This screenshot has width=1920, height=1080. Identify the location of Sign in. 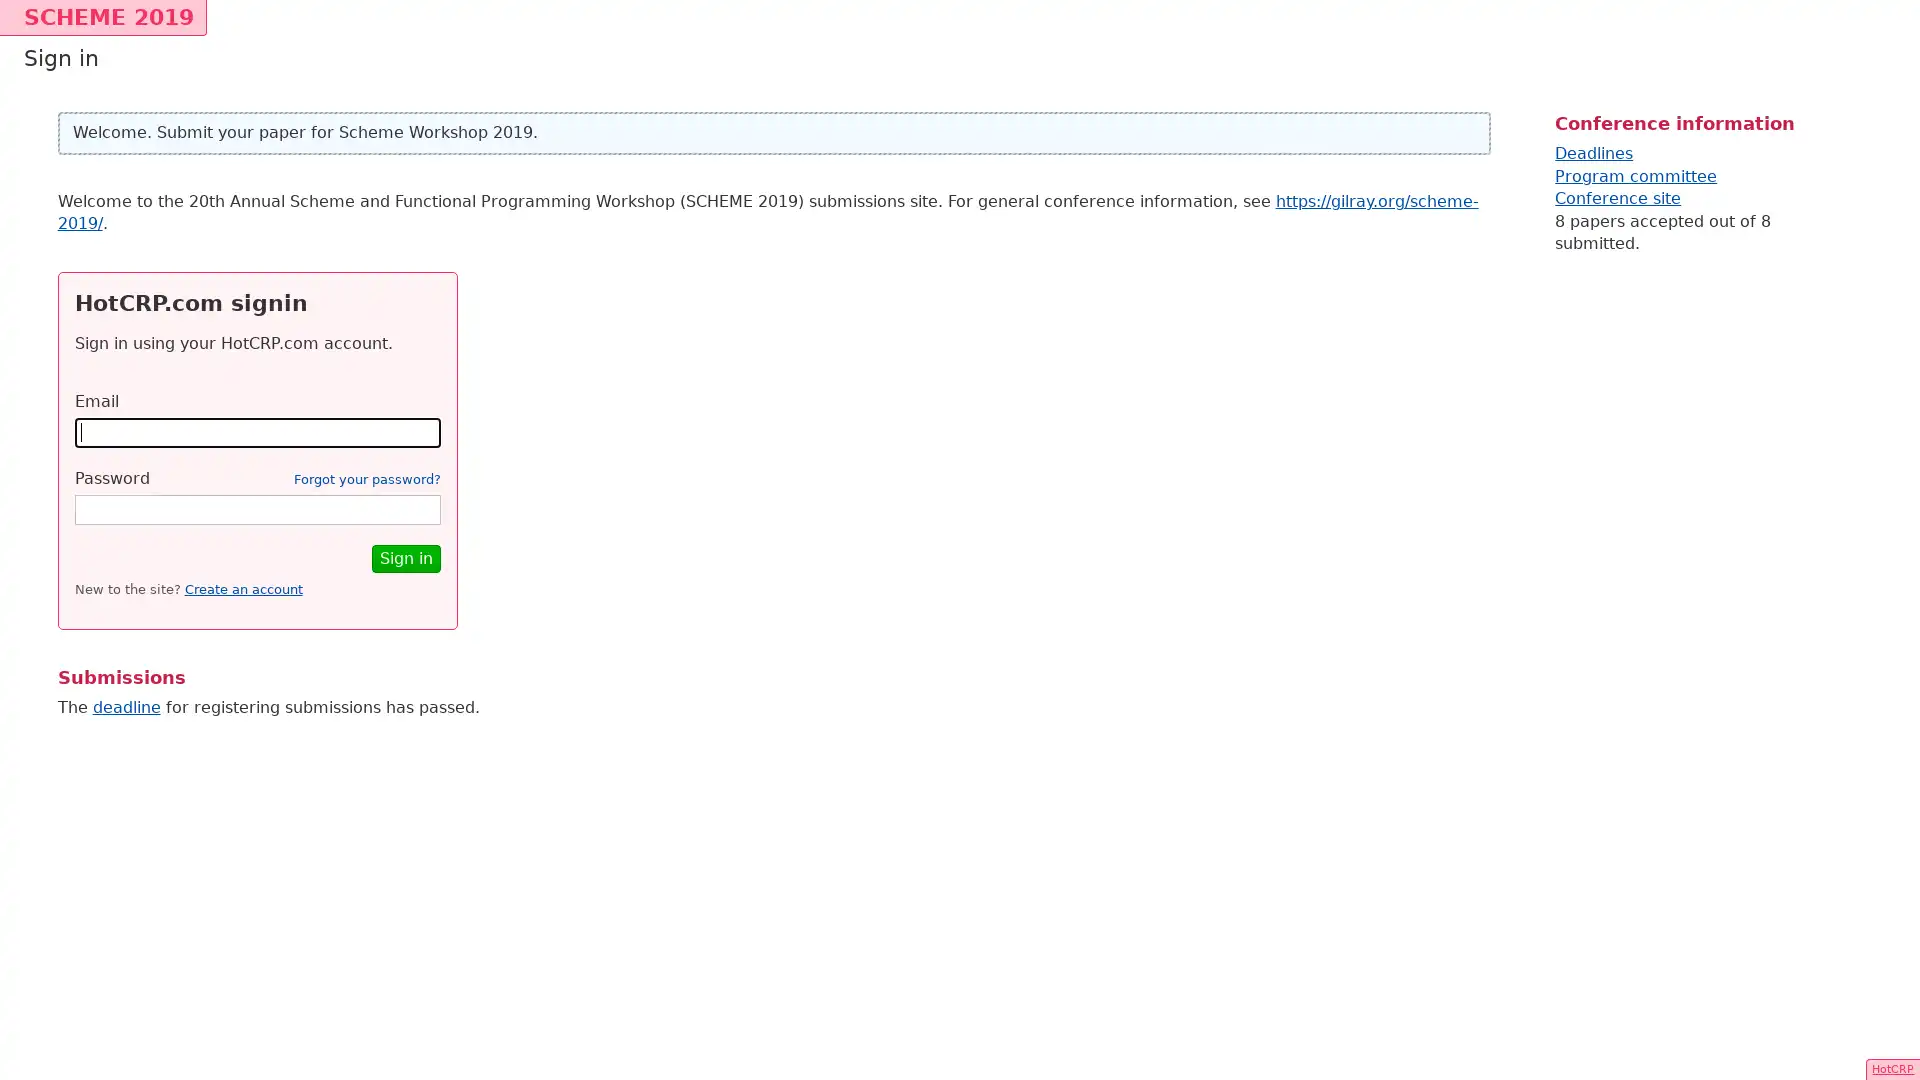
(404, 558).